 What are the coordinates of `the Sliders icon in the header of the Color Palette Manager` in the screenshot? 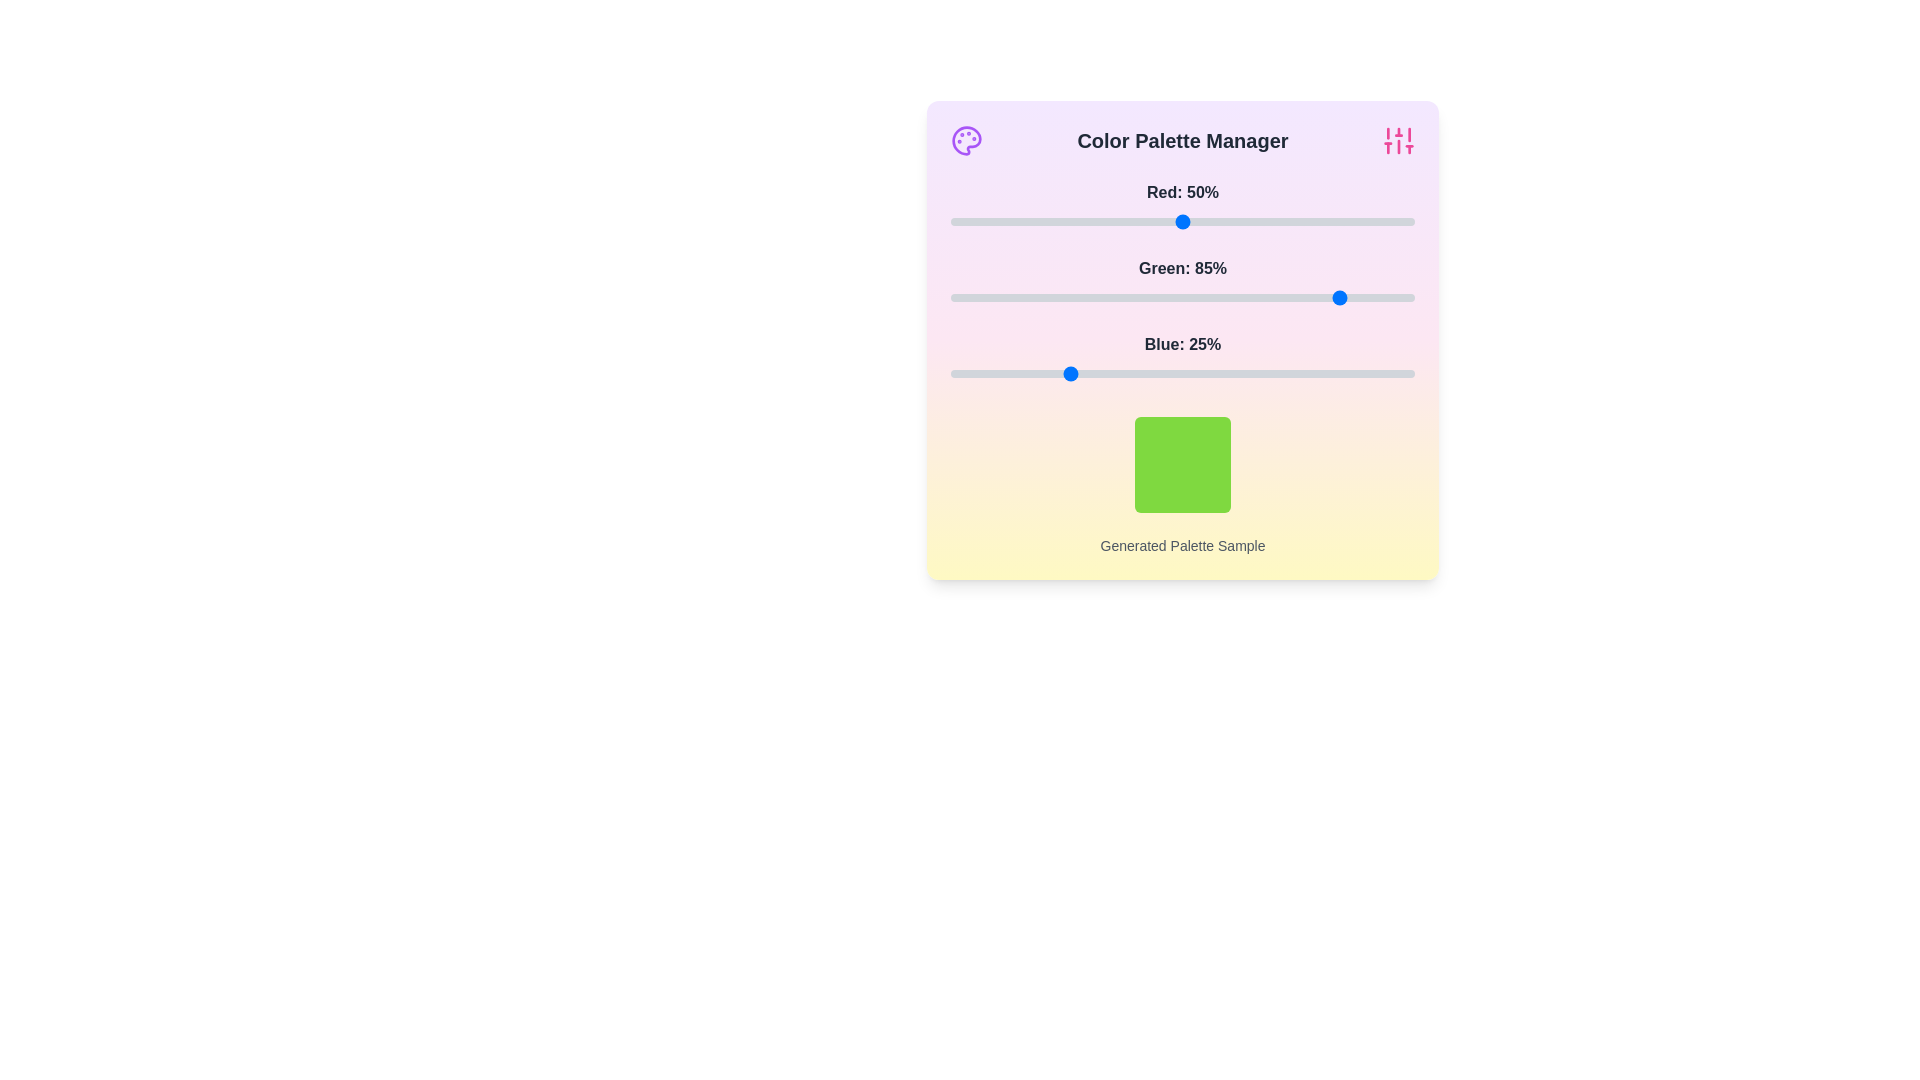 It's located at (1397, 140).